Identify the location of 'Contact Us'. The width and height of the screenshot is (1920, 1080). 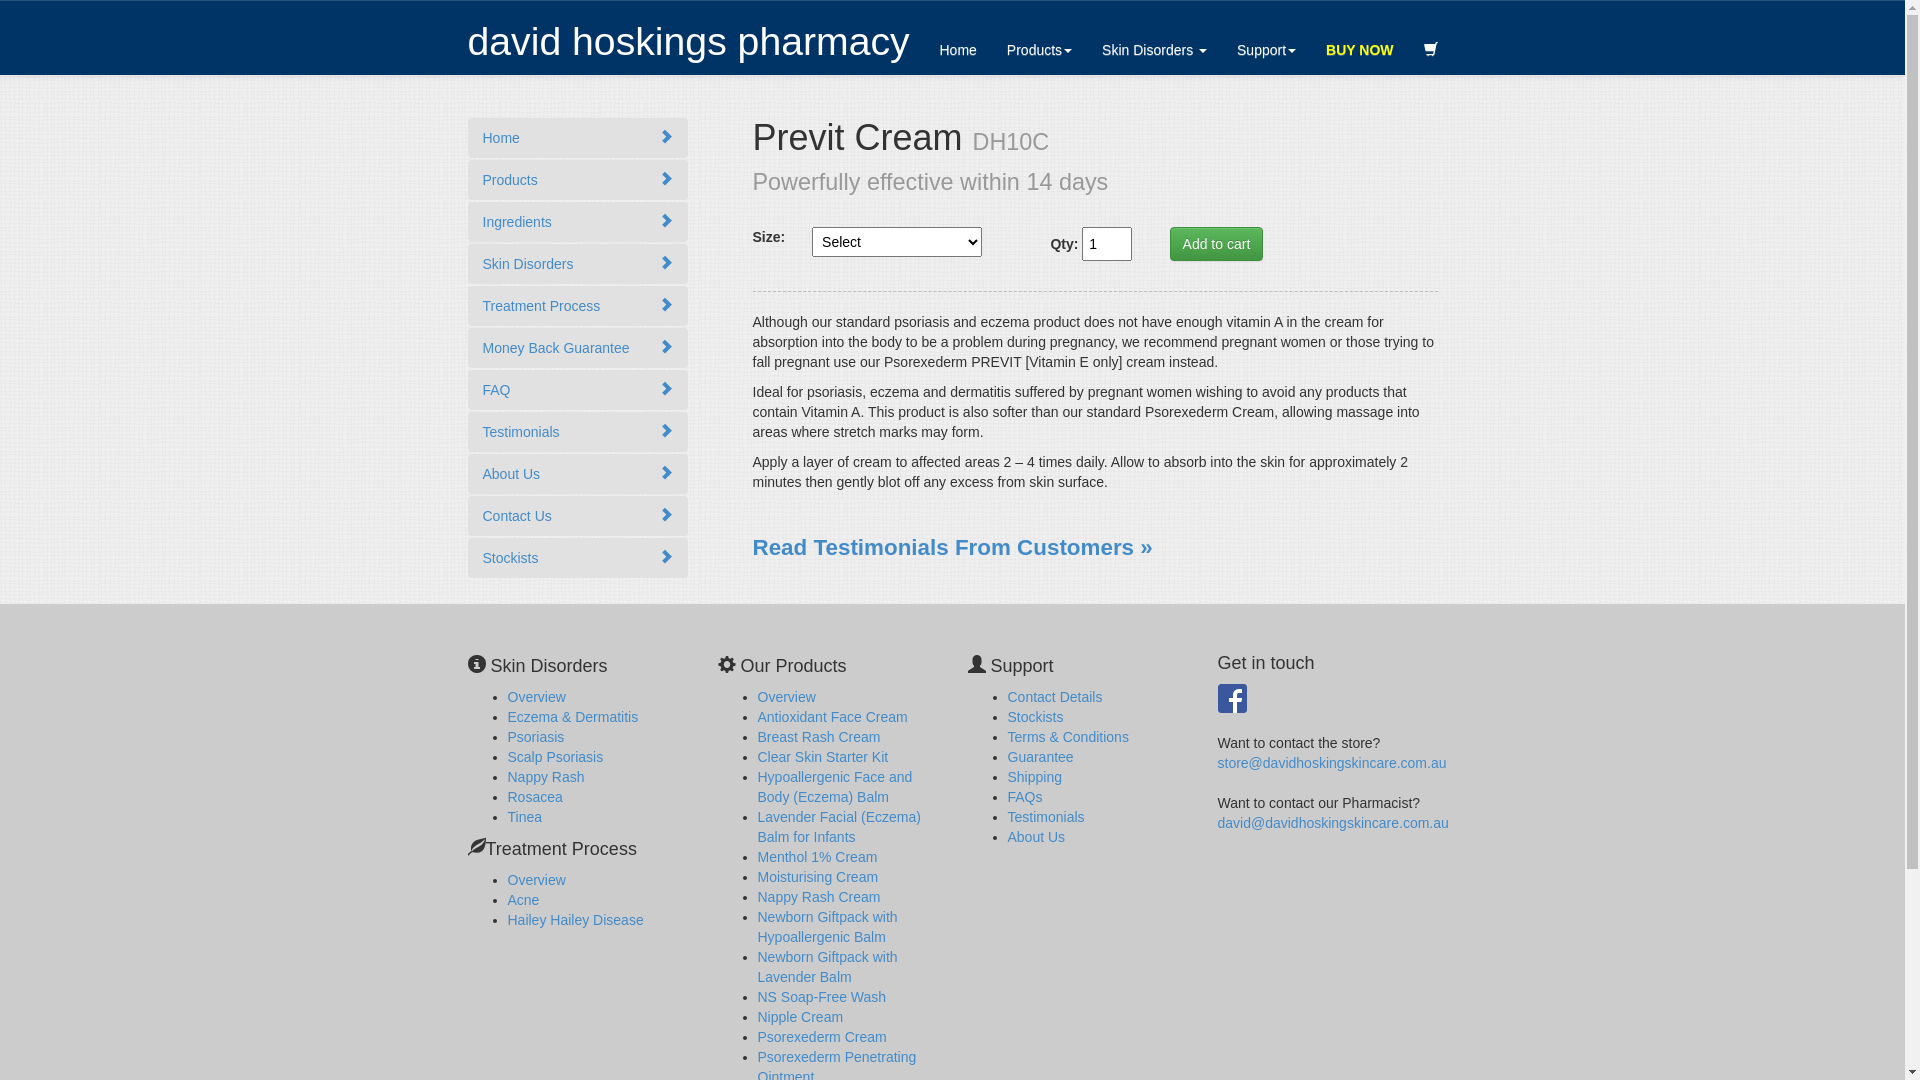
(576, 515).